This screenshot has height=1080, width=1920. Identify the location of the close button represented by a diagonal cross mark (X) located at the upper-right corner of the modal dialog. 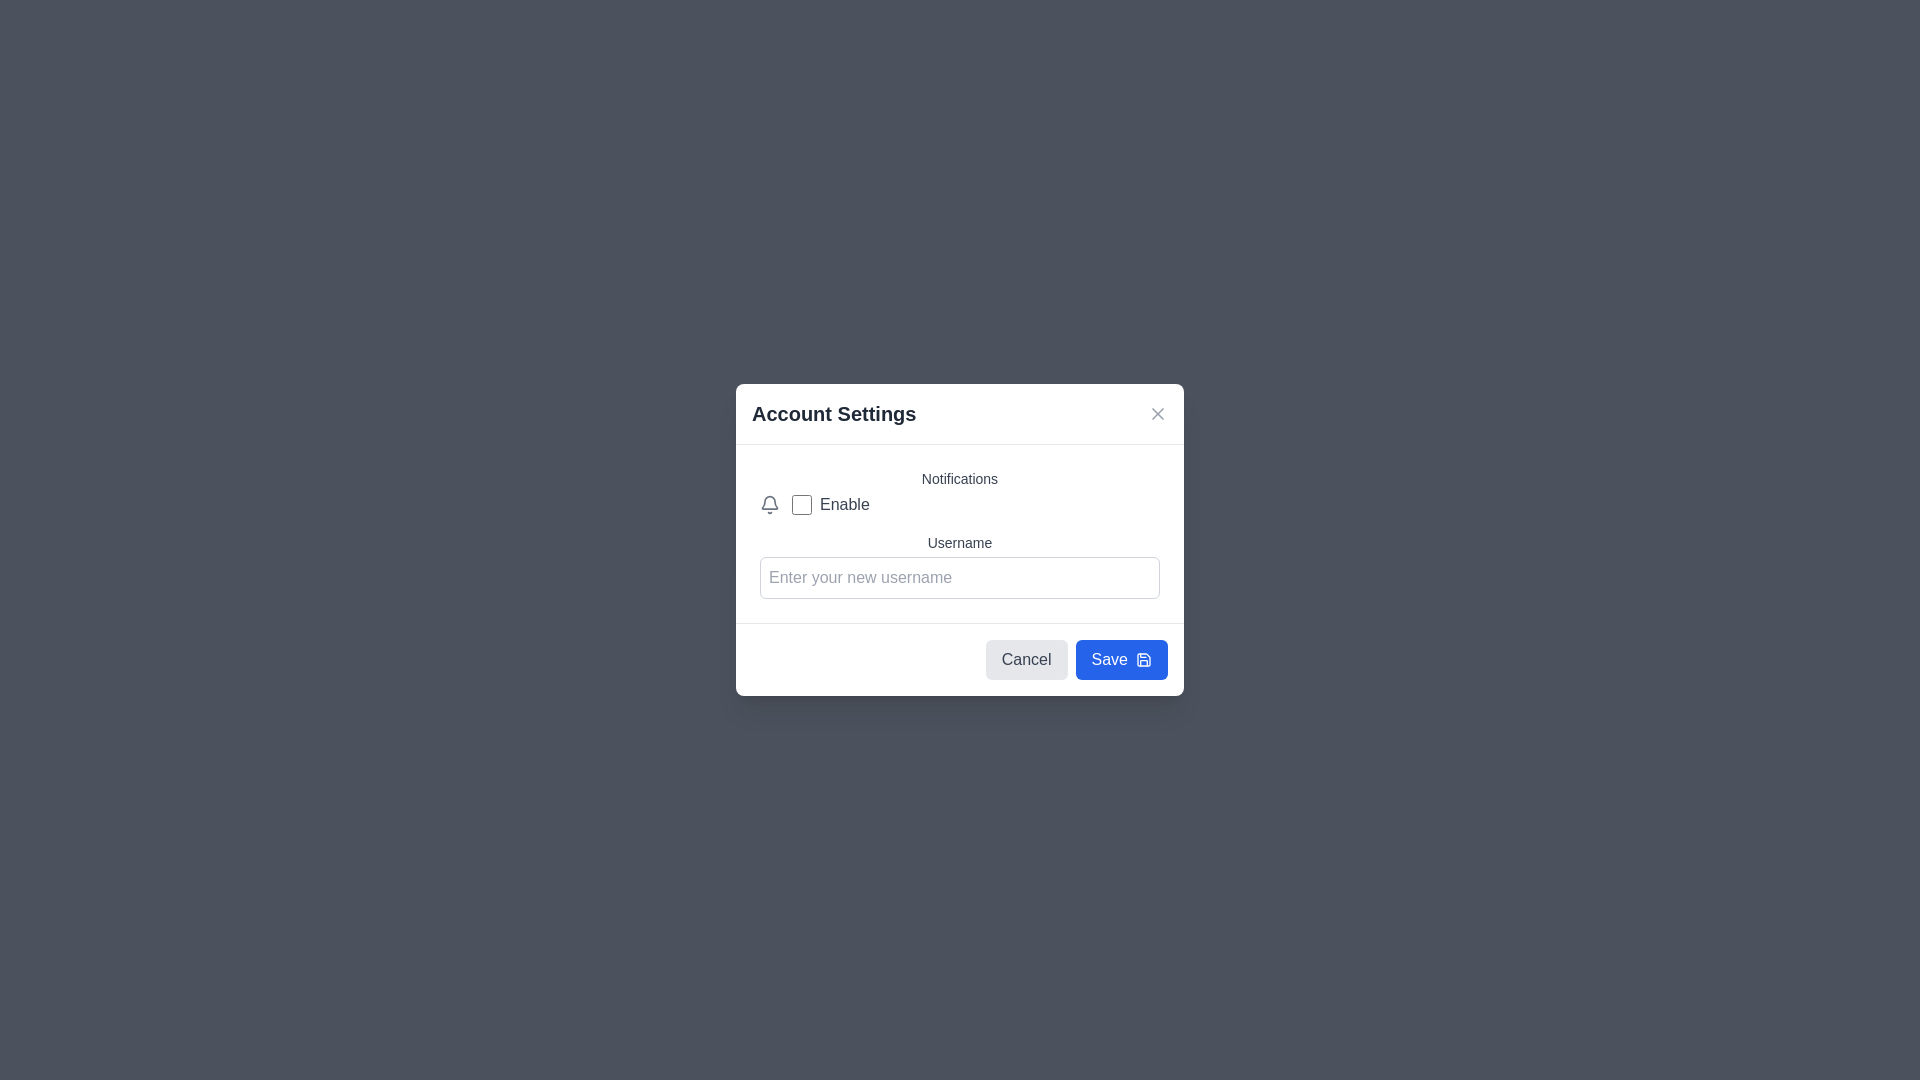
(1157, 412).